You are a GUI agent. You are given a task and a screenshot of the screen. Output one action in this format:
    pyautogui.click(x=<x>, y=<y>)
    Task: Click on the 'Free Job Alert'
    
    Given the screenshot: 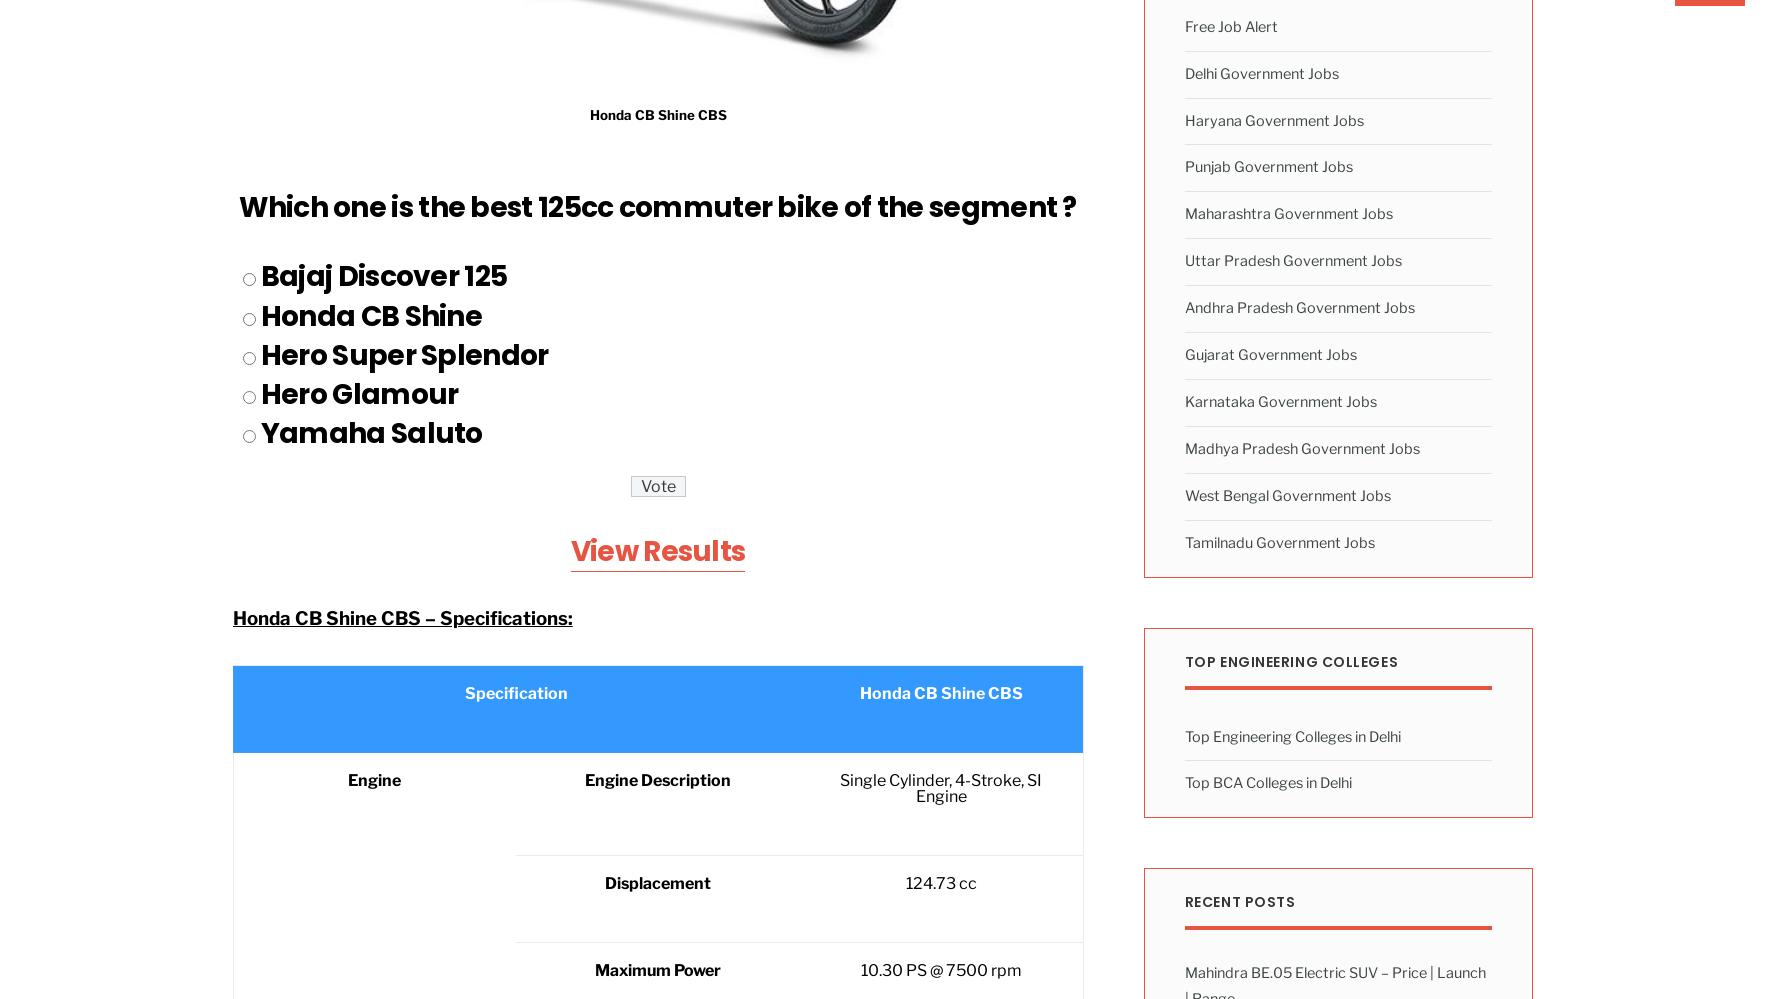 What is the action you would take?
    pyautogui.click(x=1230, y=25)
    